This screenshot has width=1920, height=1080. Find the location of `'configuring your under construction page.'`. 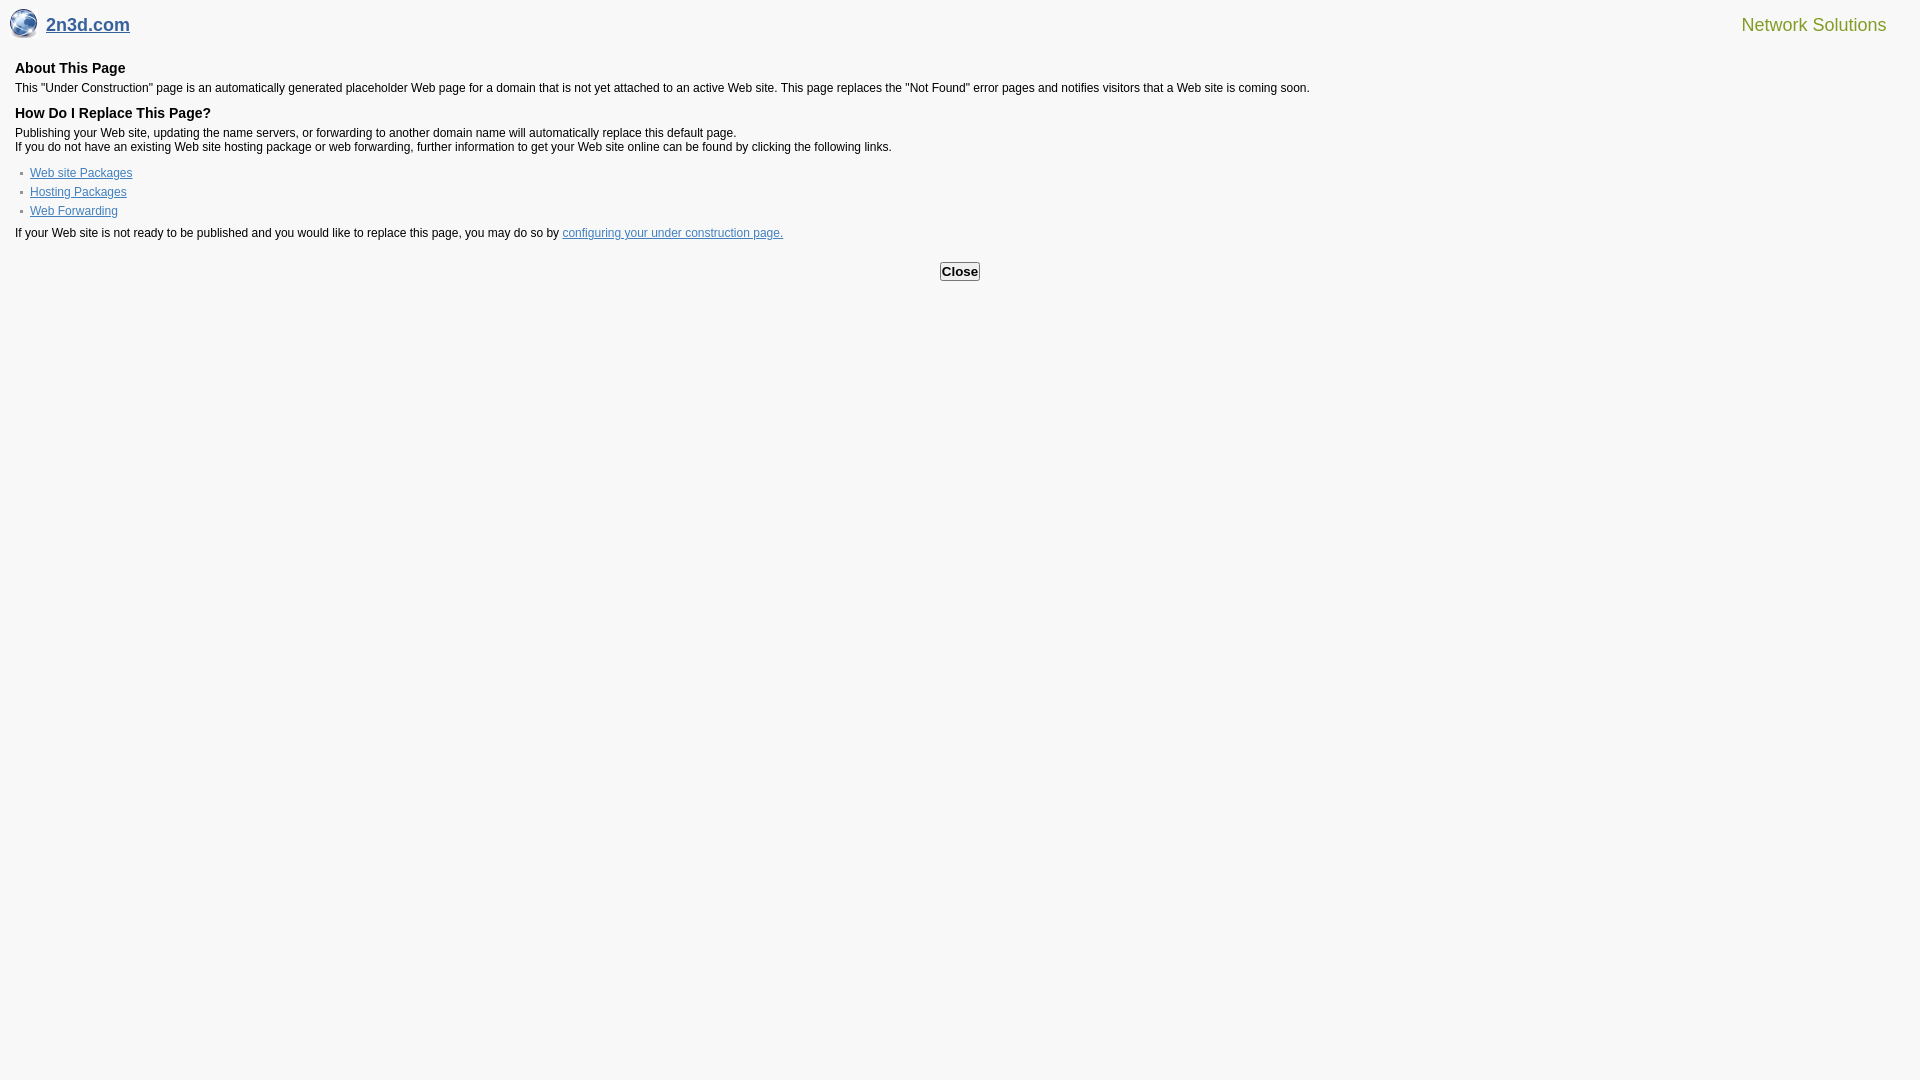

'configuring your under construction page.' is located at coordinates (560, 231).